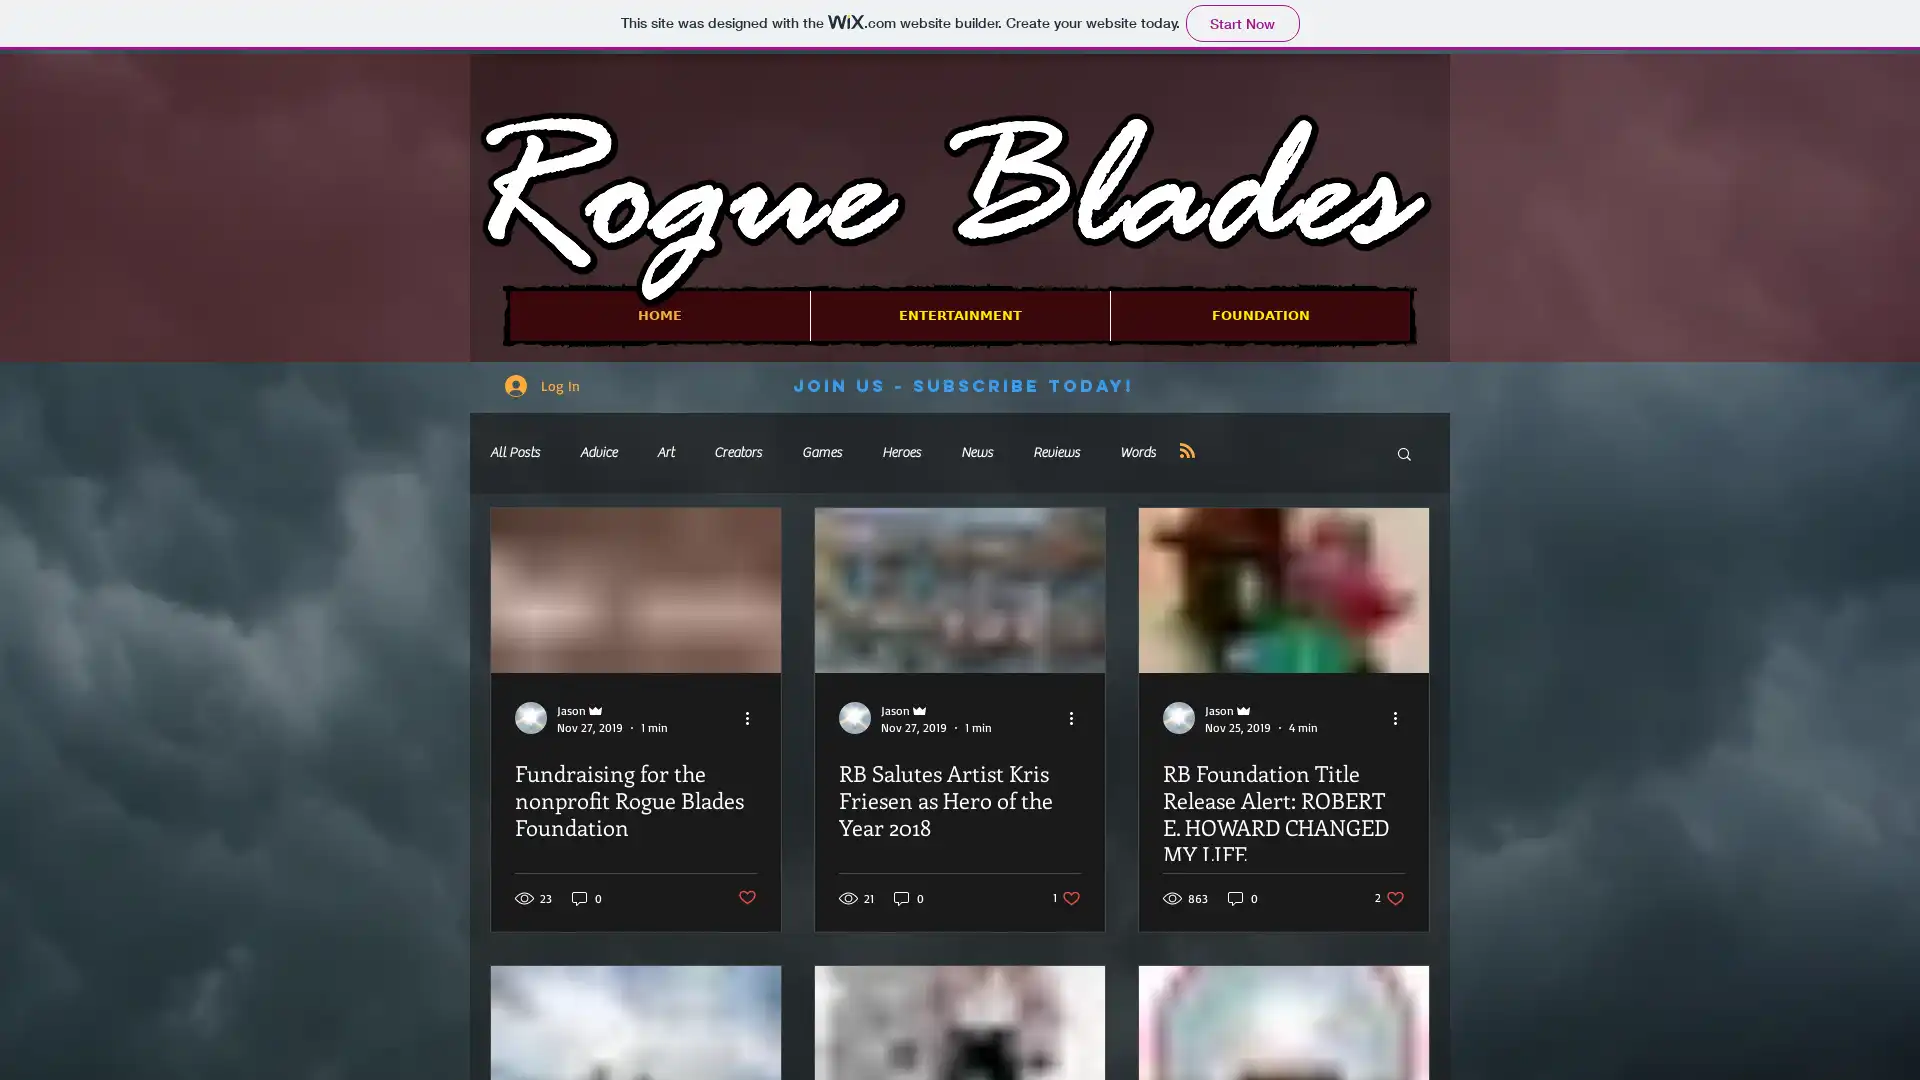 This screenshot has height=1080, width=1920. Describe the element at coordinates (542, 385) in the screenshot. I see `Log In` at that location.